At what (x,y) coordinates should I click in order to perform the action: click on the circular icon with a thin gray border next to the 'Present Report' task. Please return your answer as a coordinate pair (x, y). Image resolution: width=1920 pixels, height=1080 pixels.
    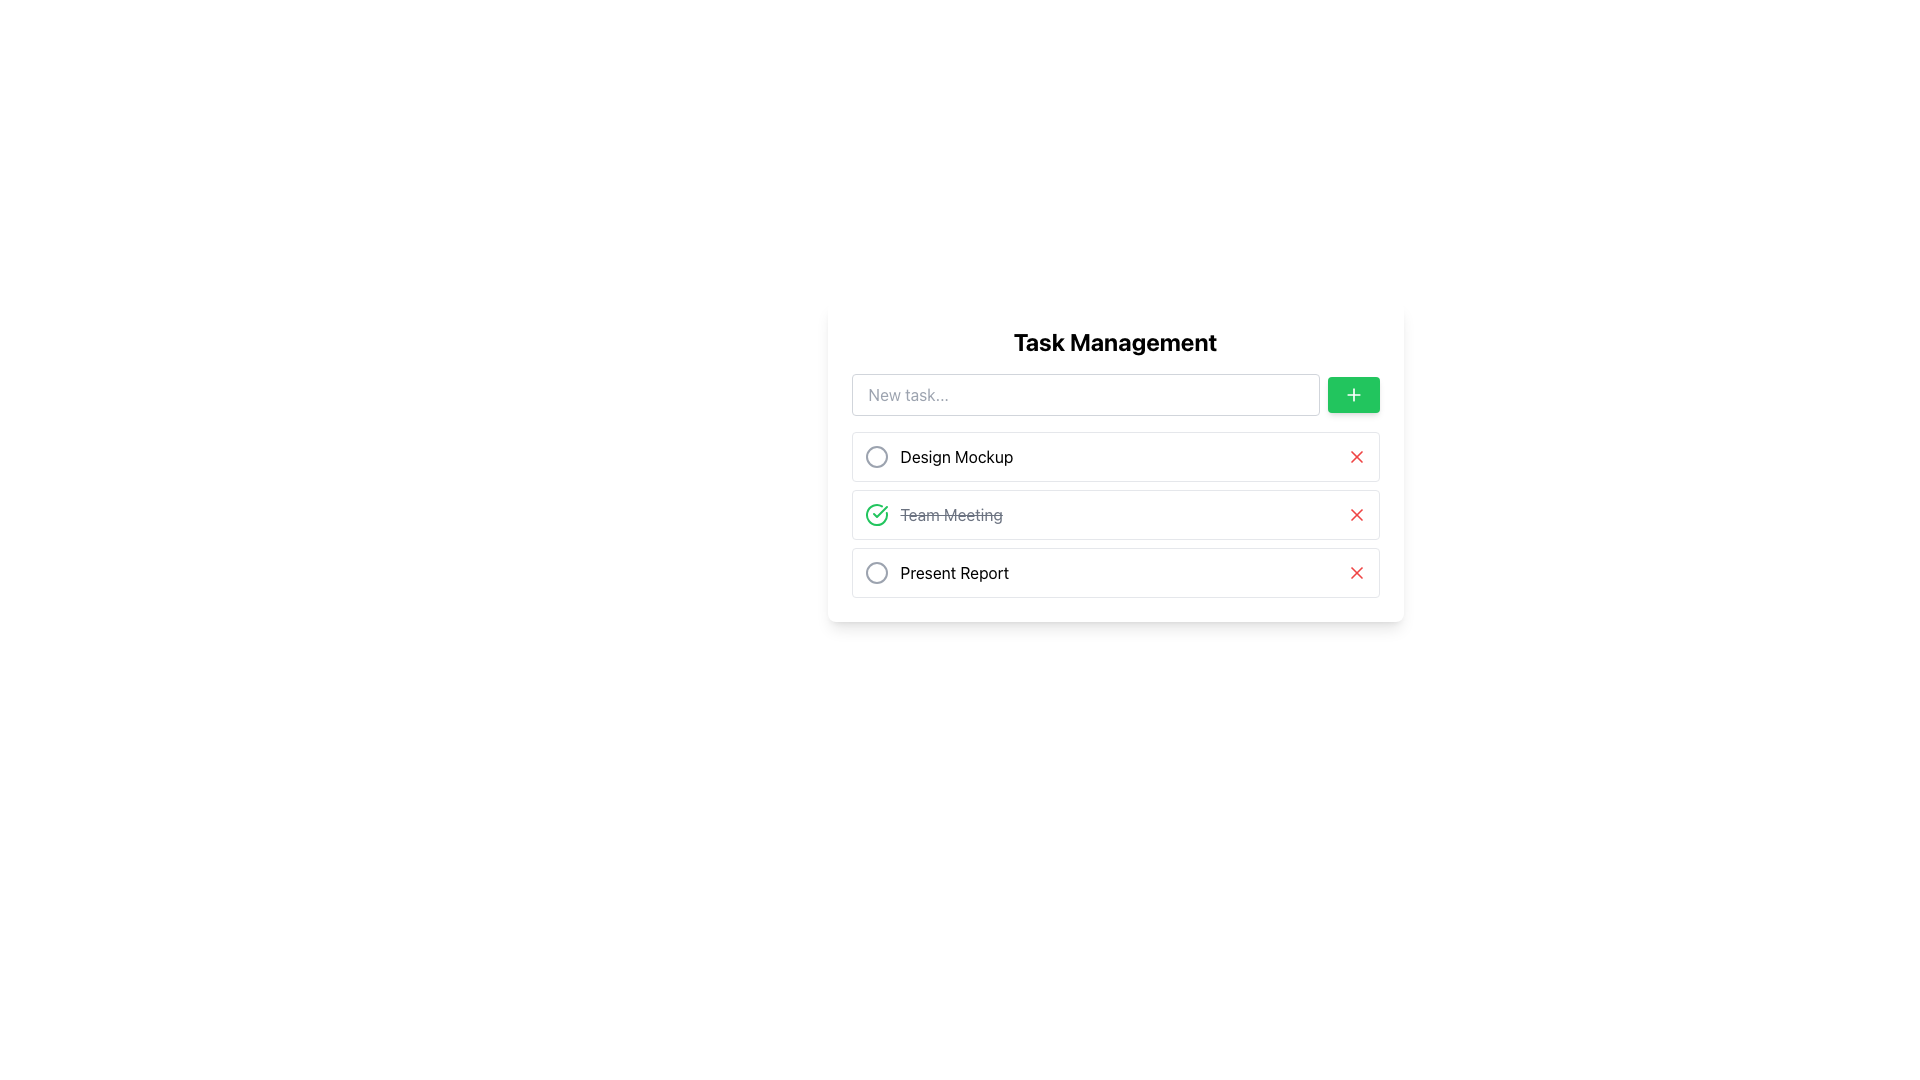
    Looking at the image, I should click on (876, 573).